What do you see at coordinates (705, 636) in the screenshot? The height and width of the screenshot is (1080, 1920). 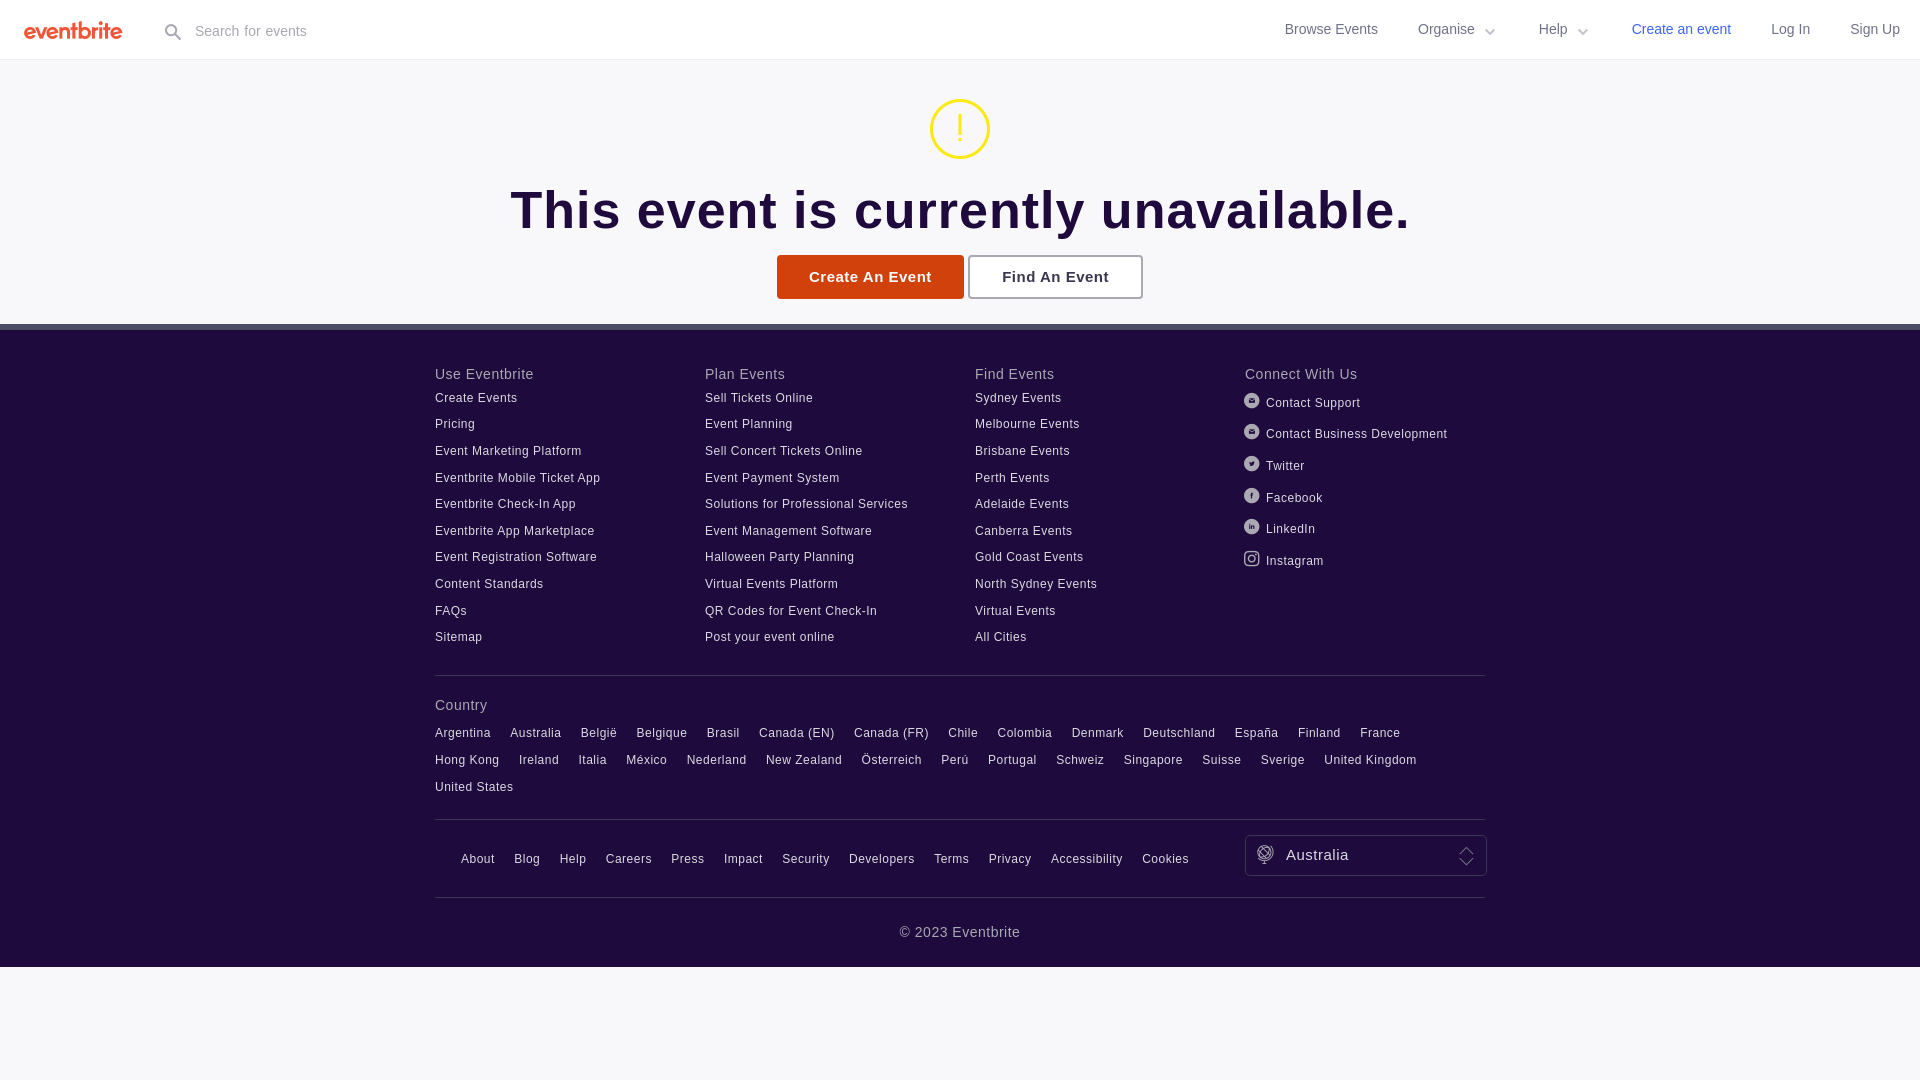 I see `'Post your event online'` at bounding box center [705, 636].